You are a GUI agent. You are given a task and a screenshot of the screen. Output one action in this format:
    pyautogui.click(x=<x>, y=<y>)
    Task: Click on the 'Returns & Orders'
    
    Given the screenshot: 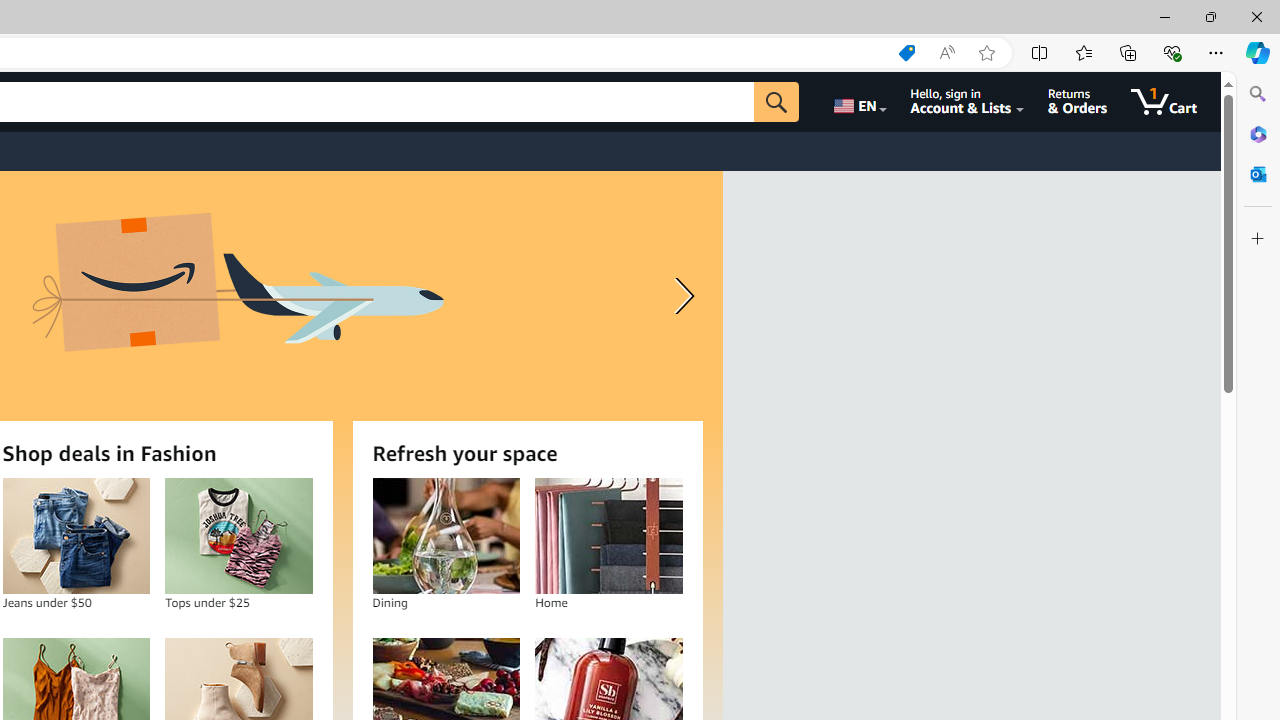 What is the action you would take?
    pyautogui.click(x=1076, y=101)
    